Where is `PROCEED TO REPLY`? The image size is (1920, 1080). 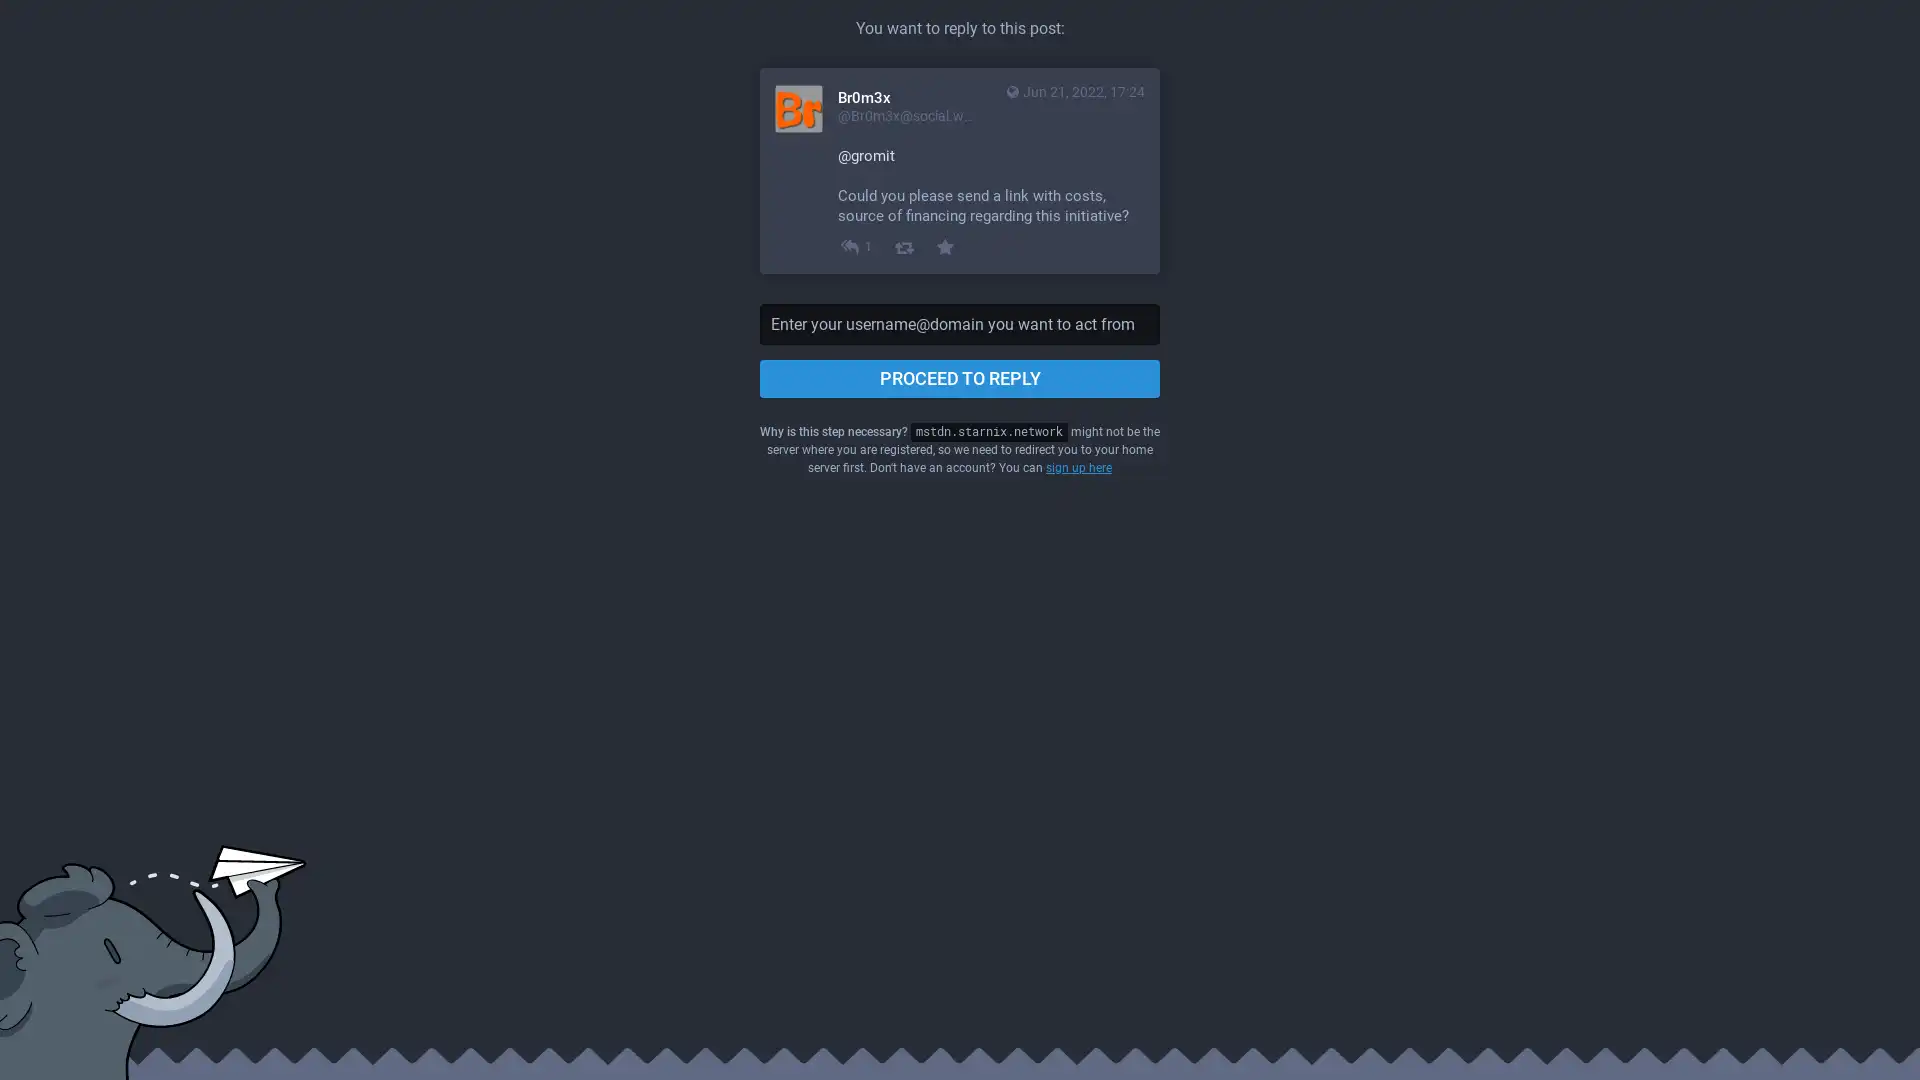
PROCEED TO REPLY is located at coordinates (960, 378).